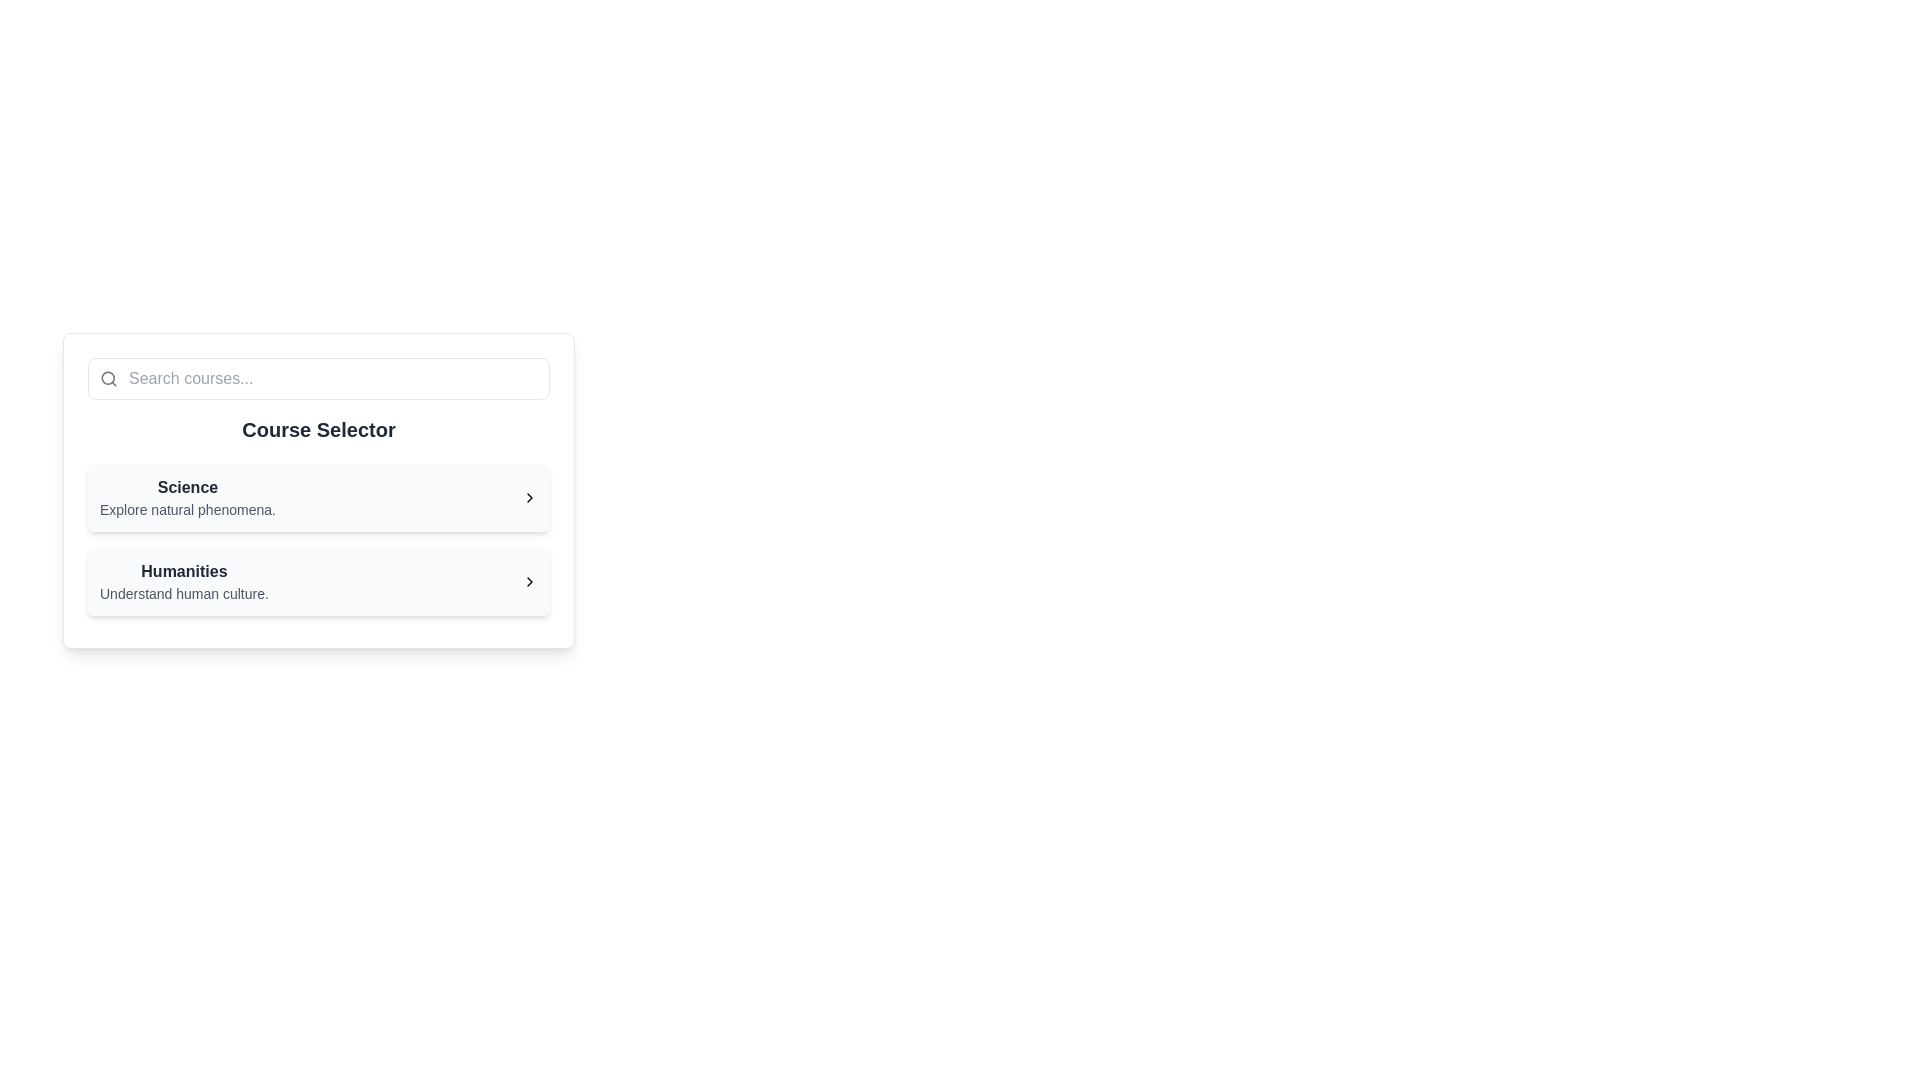 The height and width of the screenshot is (1080, 1920). Describe the element at coordinates (317, 490) in the screenshot. I see `the first selectable card representing the 'Science' category within the course navigation interface under the 'Course Selector' title` at that location.